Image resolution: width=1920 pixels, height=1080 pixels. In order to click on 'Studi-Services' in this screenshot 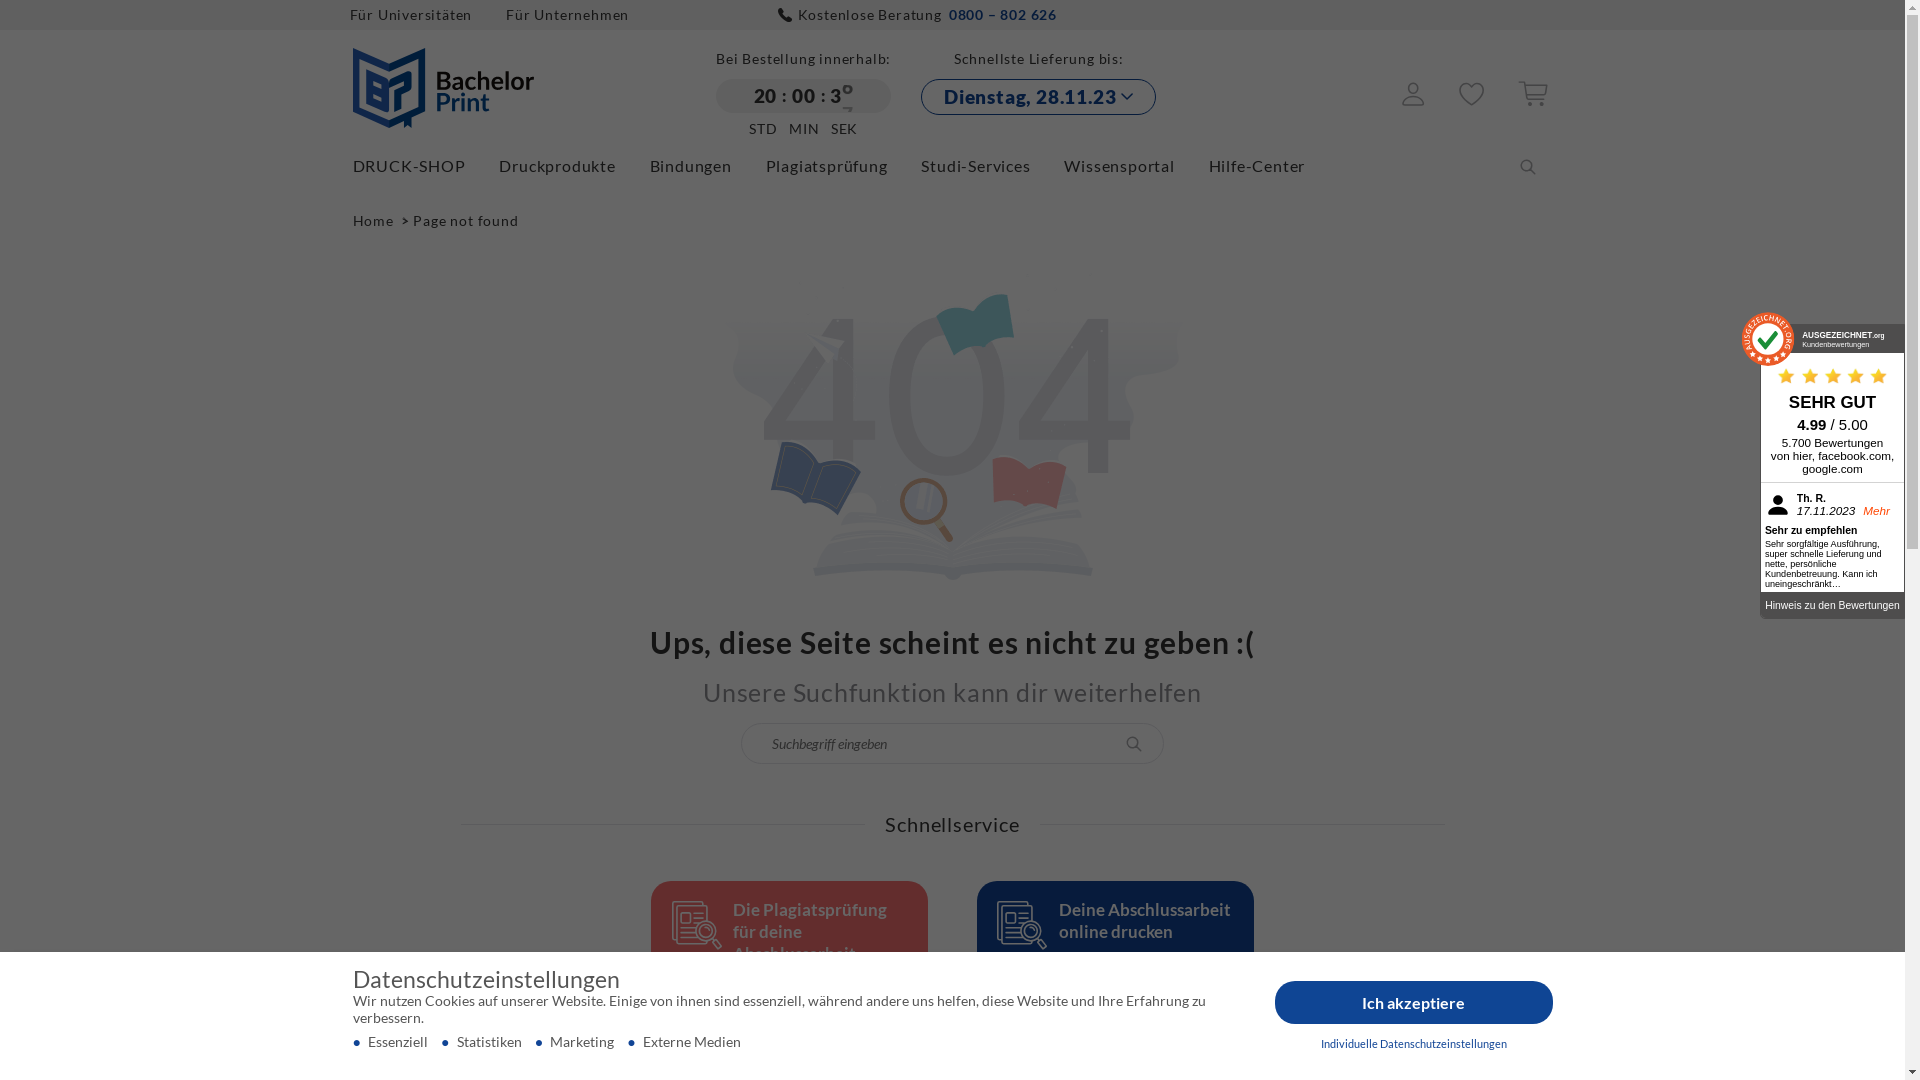, I will do `click(920, 164)`.